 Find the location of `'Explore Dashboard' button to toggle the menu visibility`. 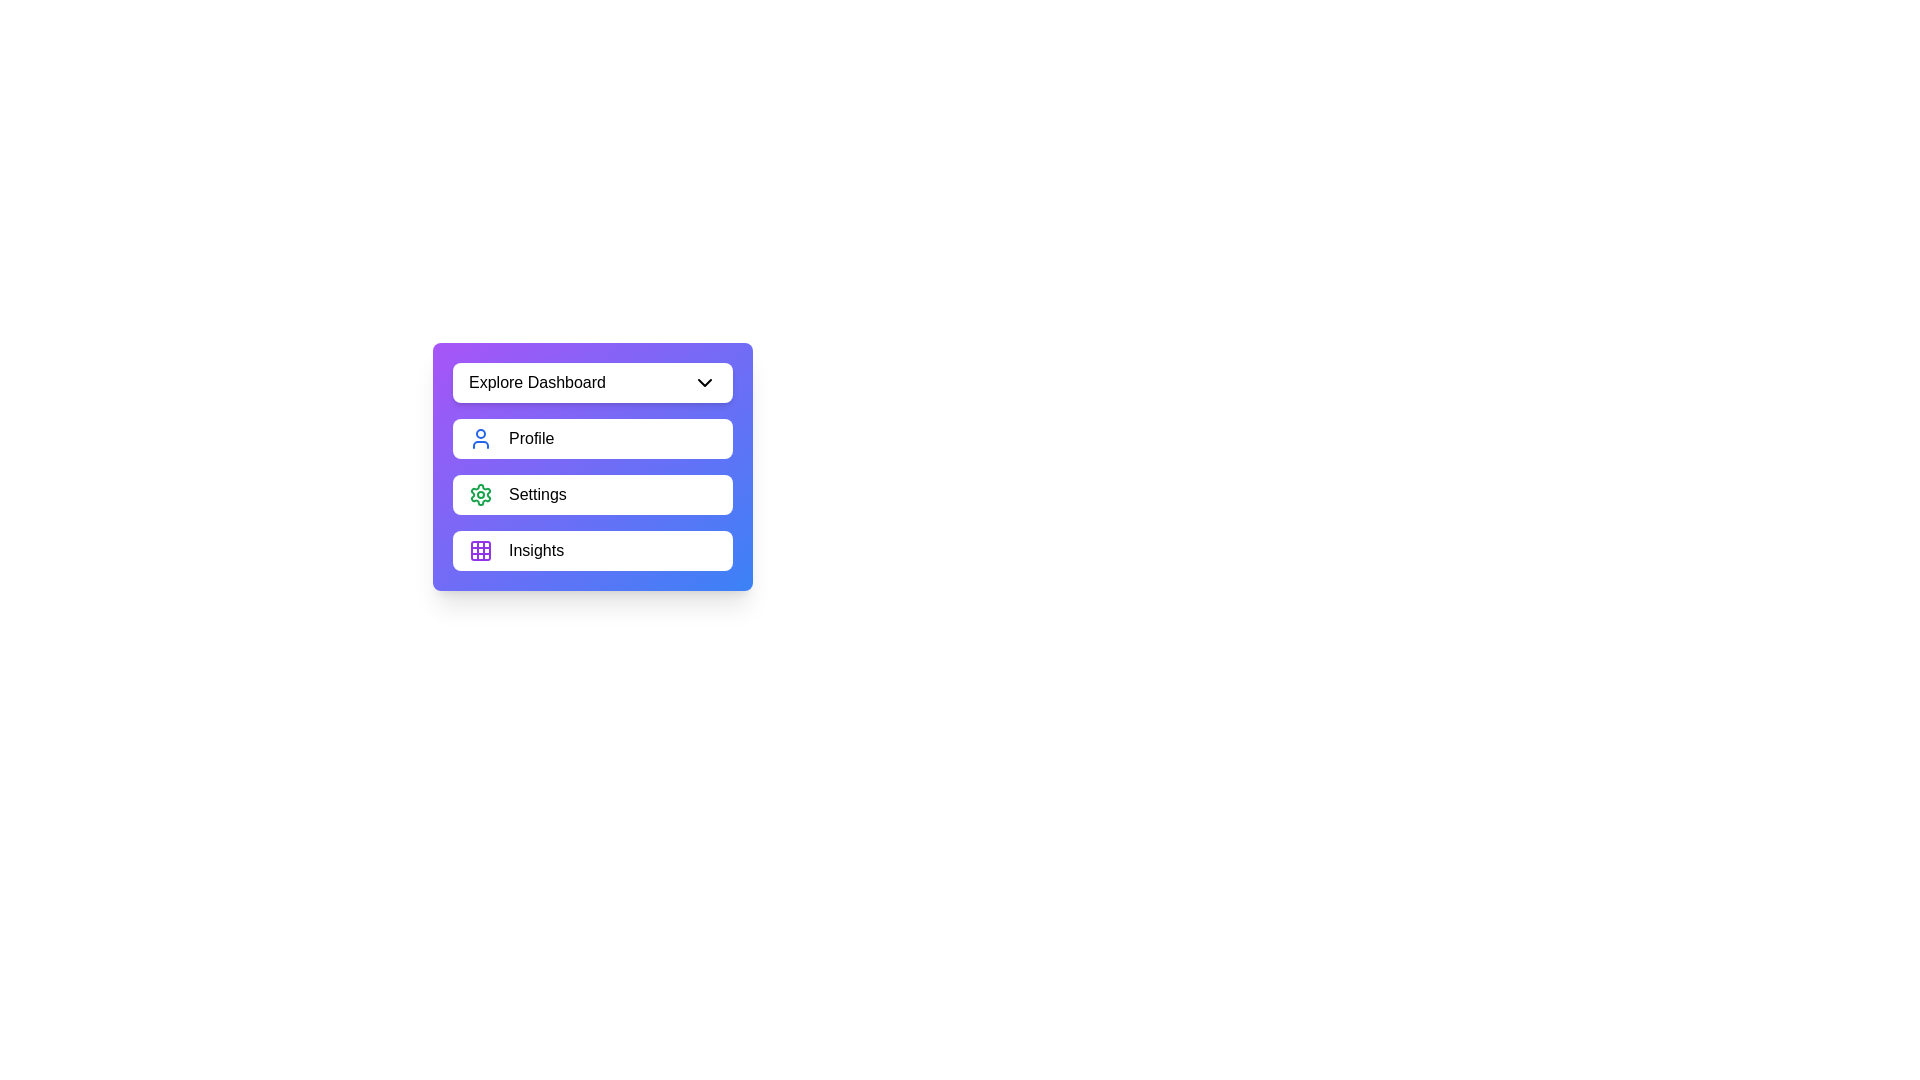

'Explore Dashboard' button to toggle the menu visibility is located at coordinates (592, 382).